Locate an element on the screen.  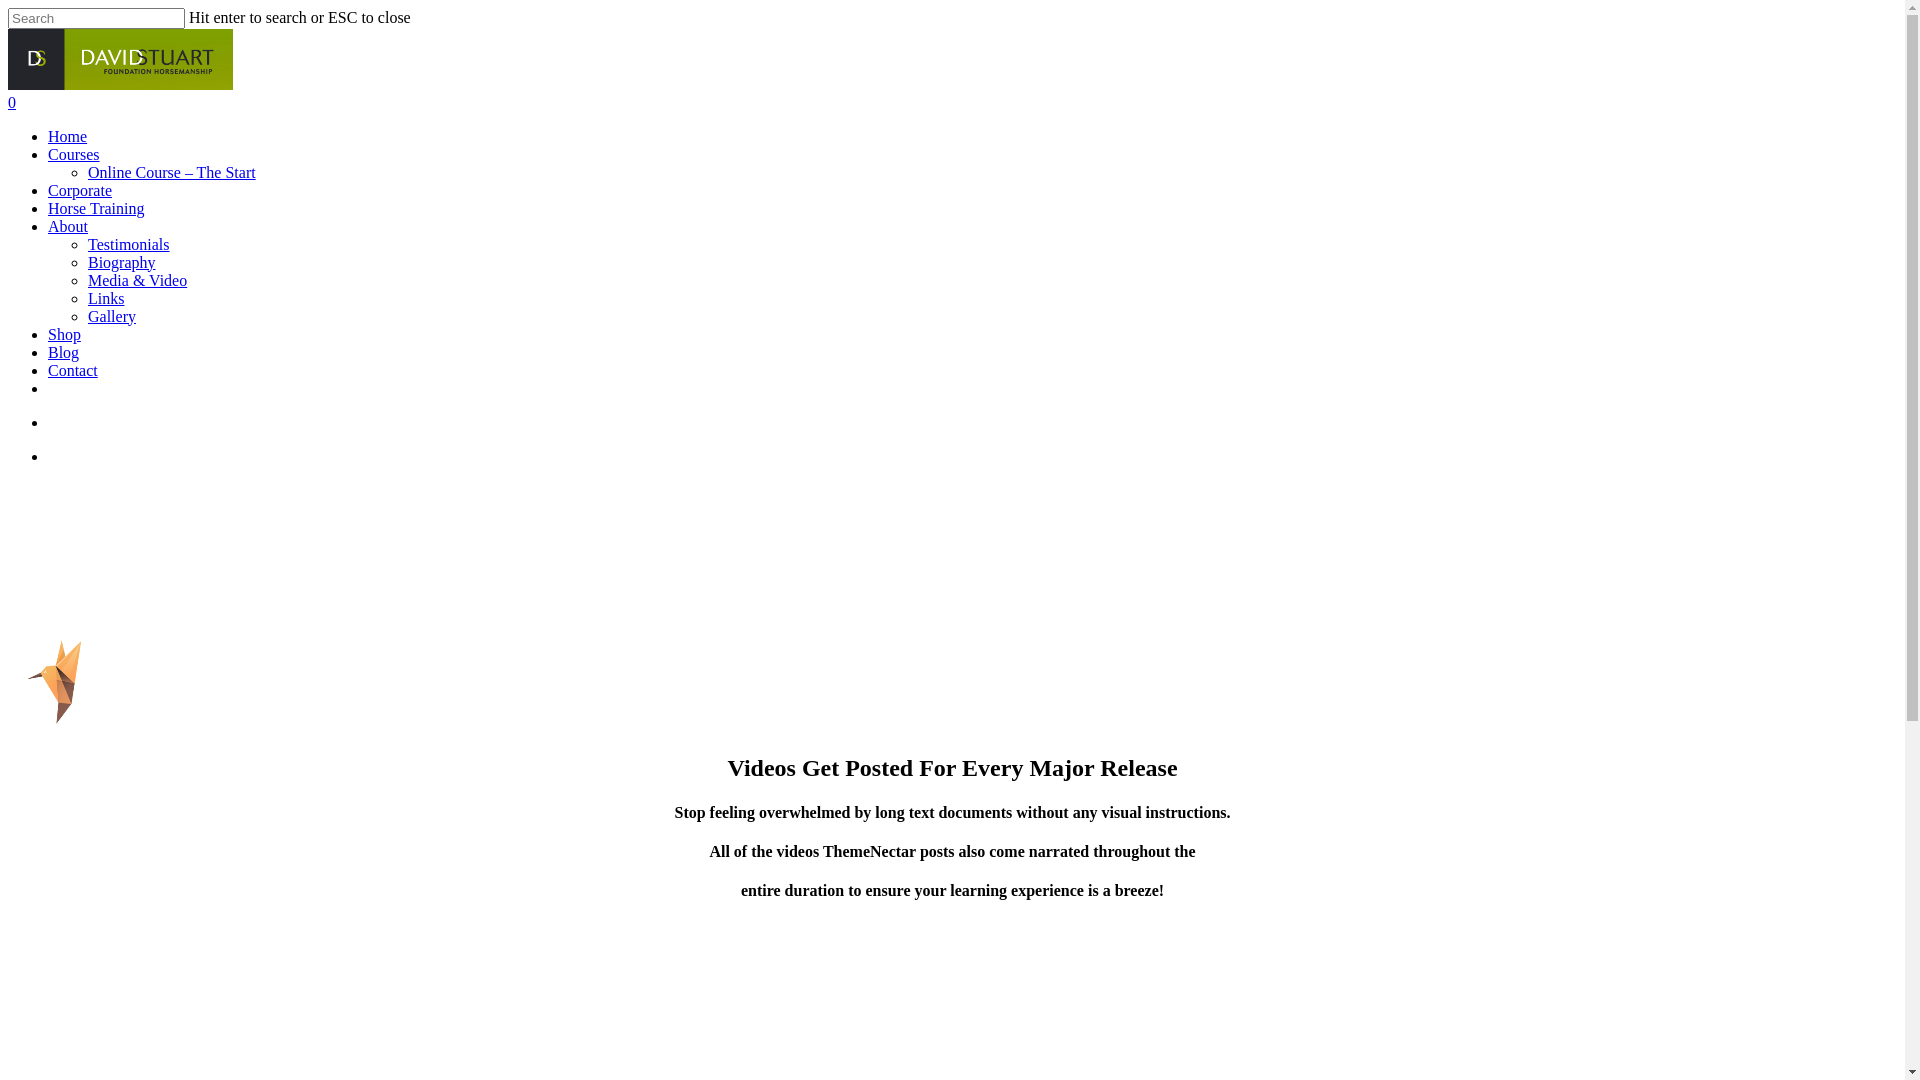
'Corporate' is located at coordinates (80, 190).